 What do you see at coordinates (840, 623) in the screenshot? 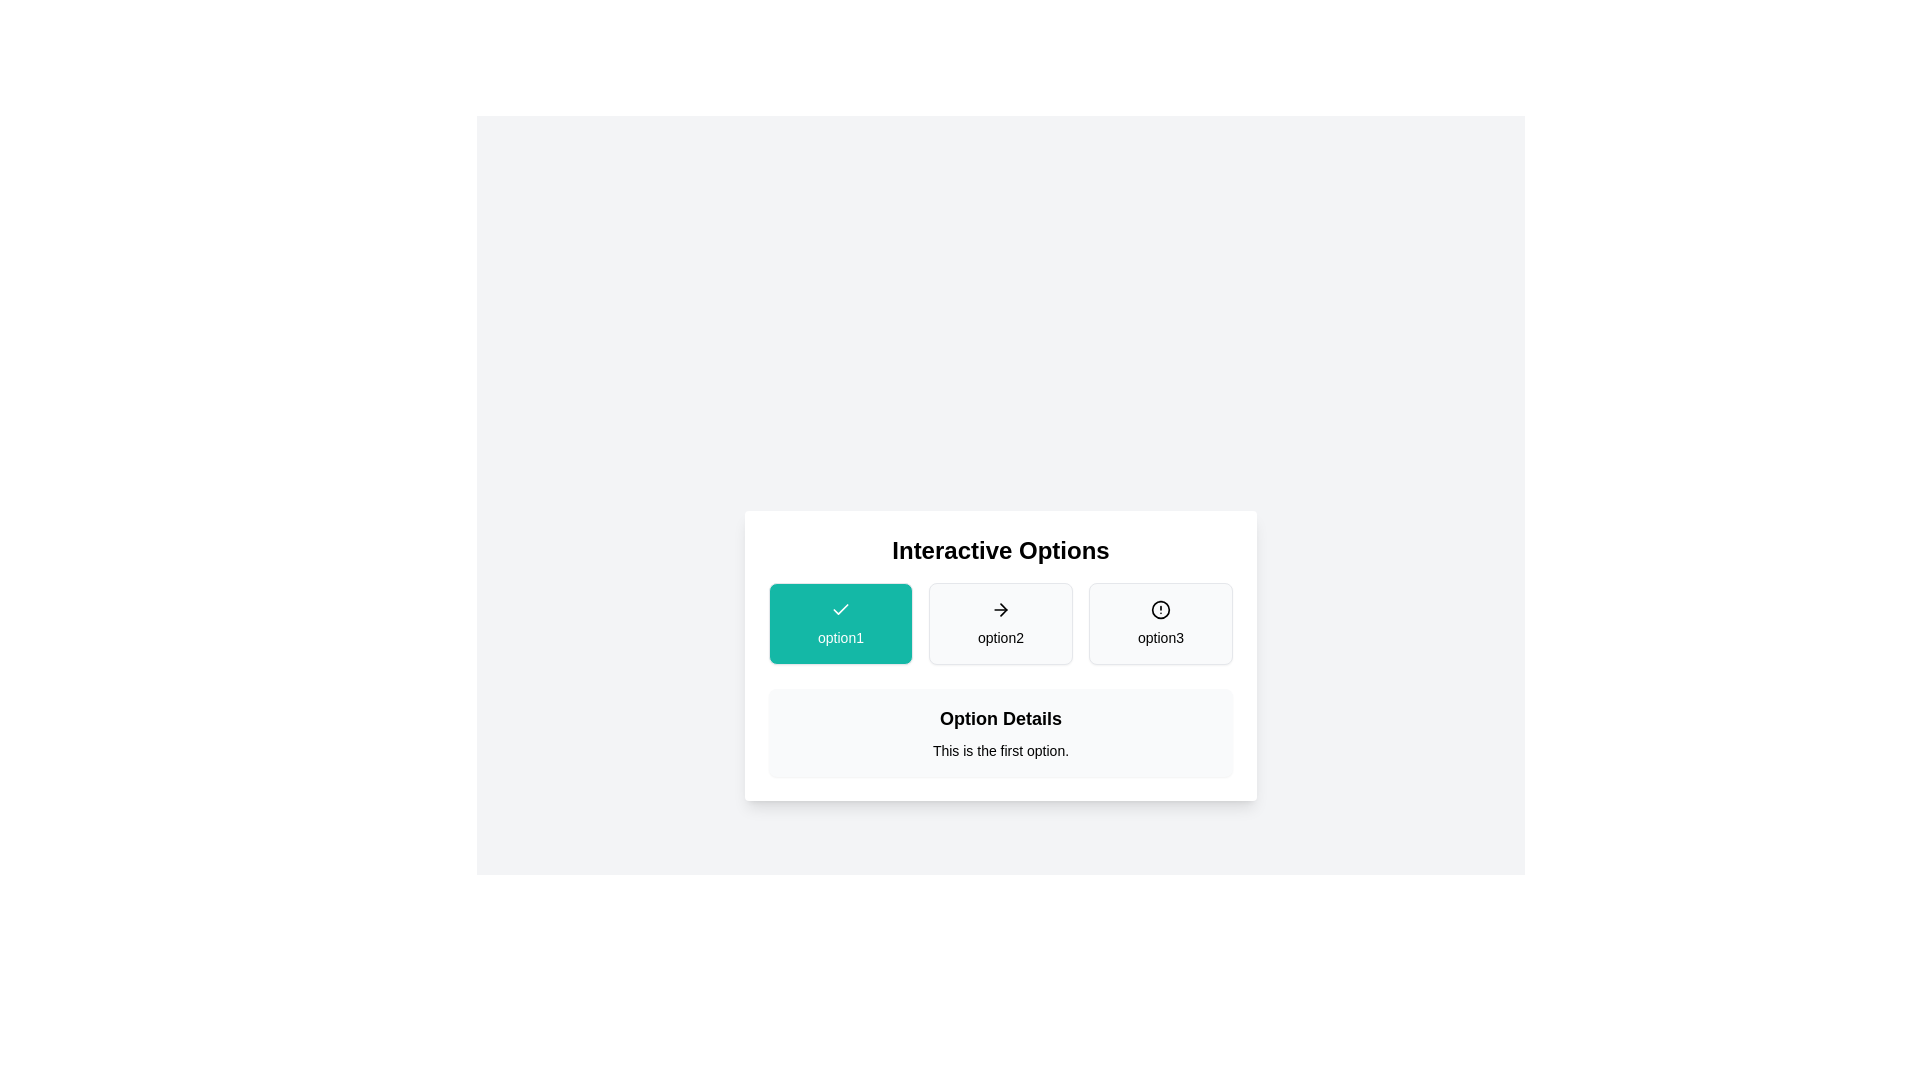
I see `the teal button labeled 'option1' with a white checkmark icon` at bounding box center [840, 623].